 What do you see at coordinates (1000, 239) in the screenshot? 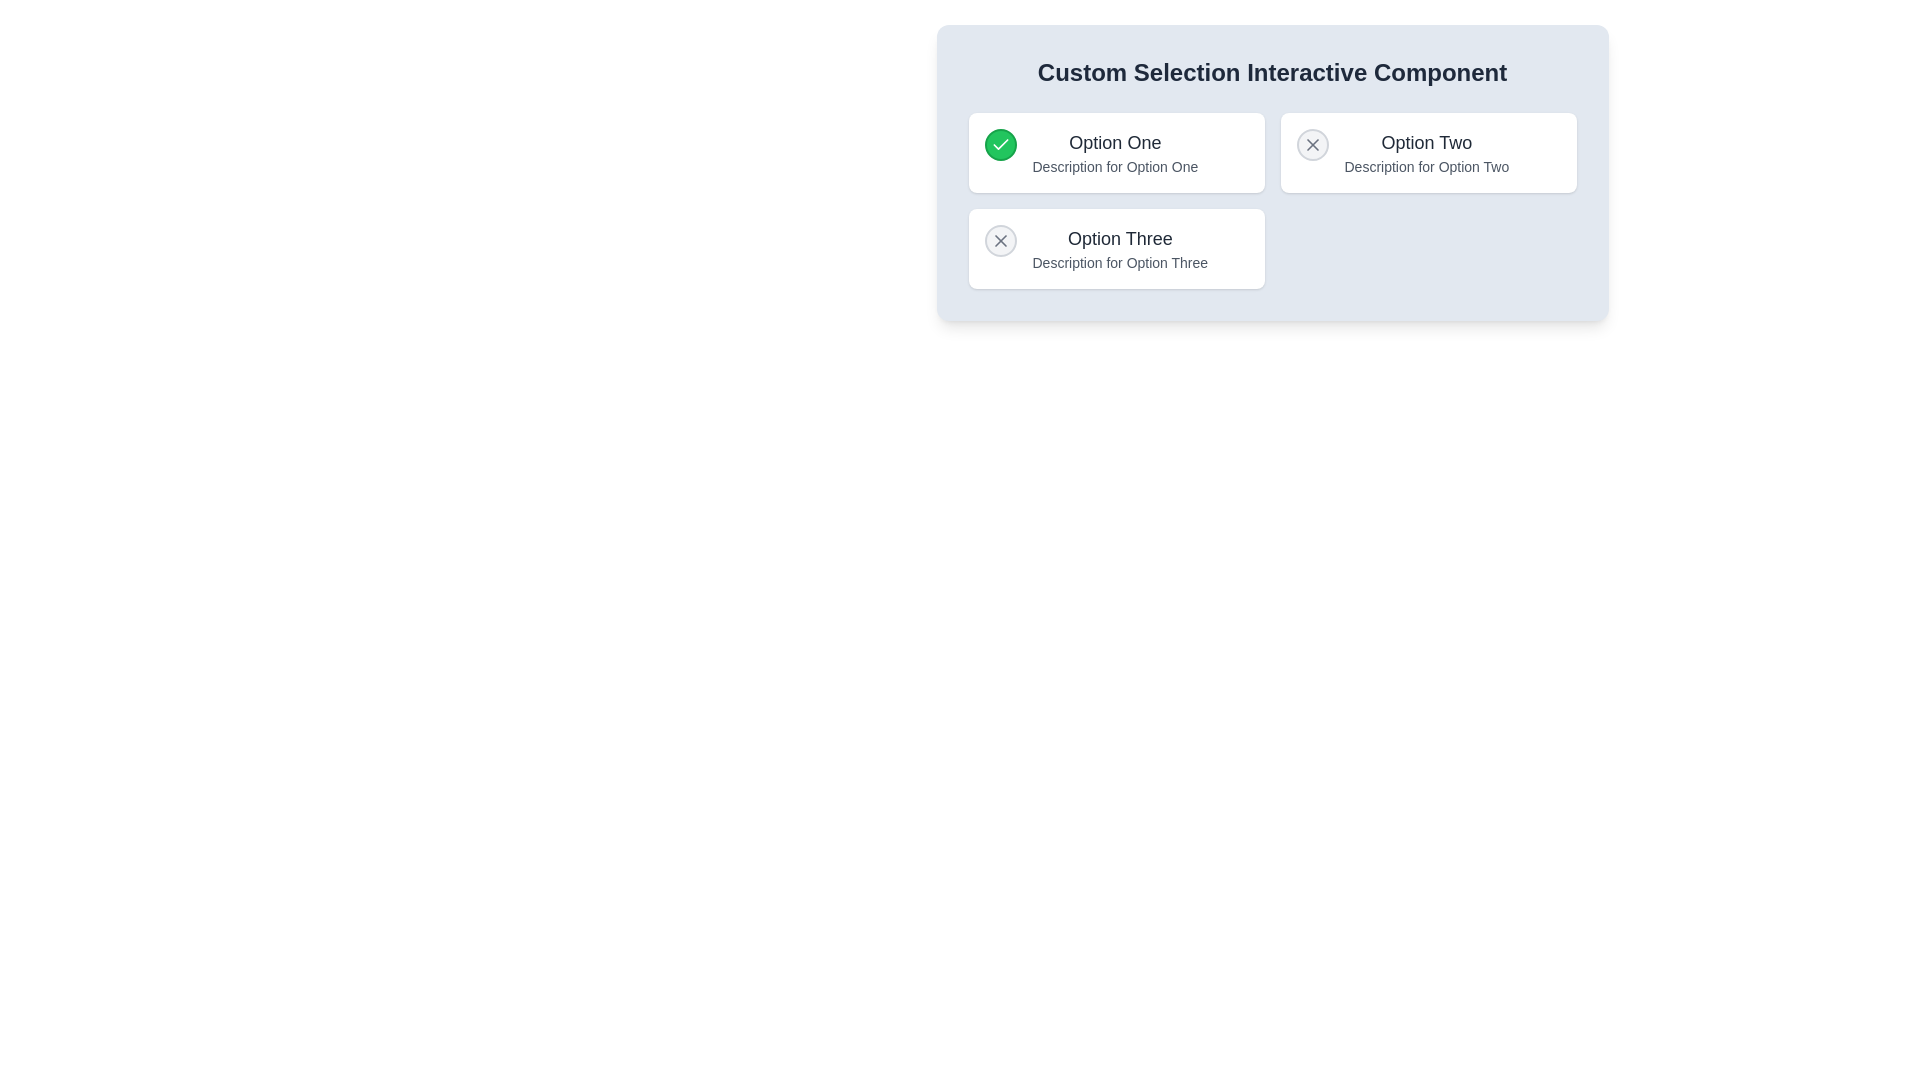
I see `the button with an embedded icon located in the top-left corner of the 'Option Three' box for accessibility interaction` at bounding box center [1000, 239].